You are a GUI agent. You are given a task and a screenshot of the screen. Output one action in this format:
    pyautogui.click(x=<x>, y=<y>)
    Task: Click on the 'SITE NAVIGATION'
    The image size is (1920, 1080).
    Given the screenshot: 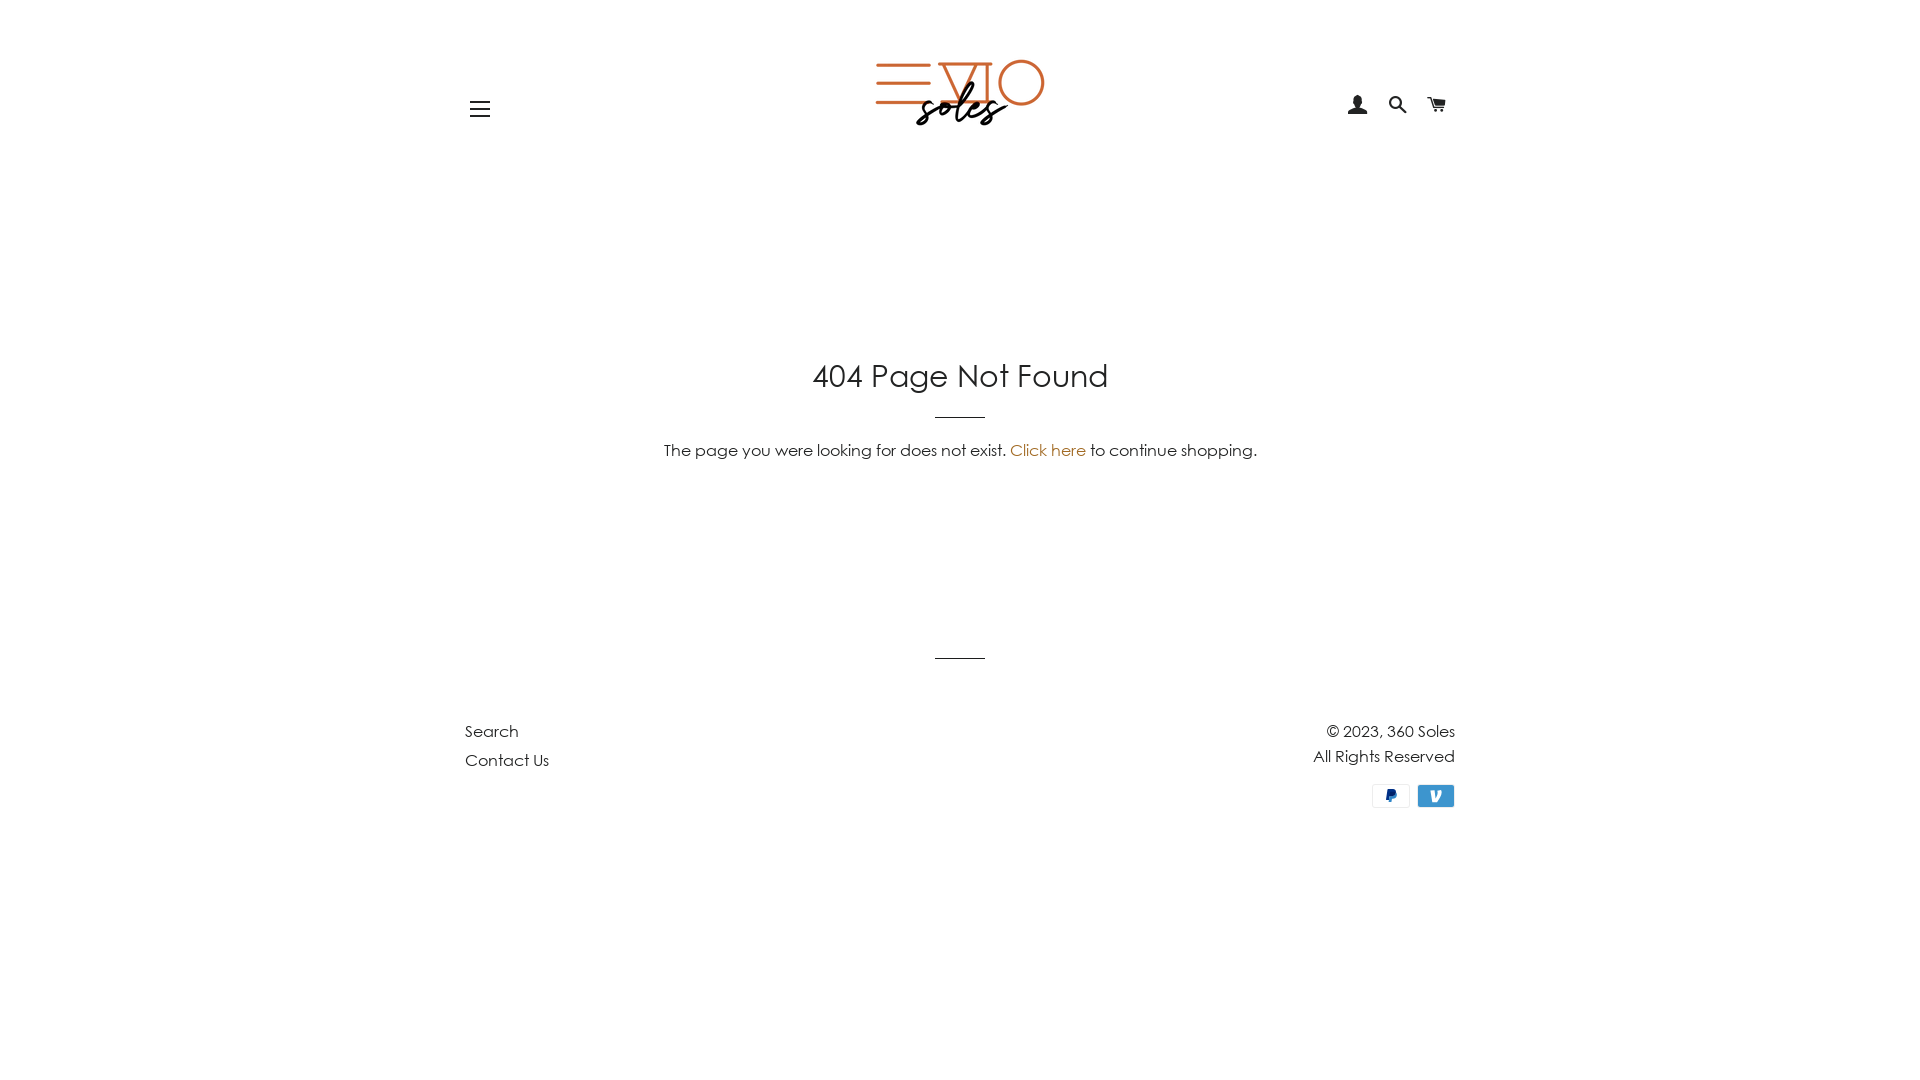 What is the action you would take?
    pyautogui.click(x=480, y=108)
    